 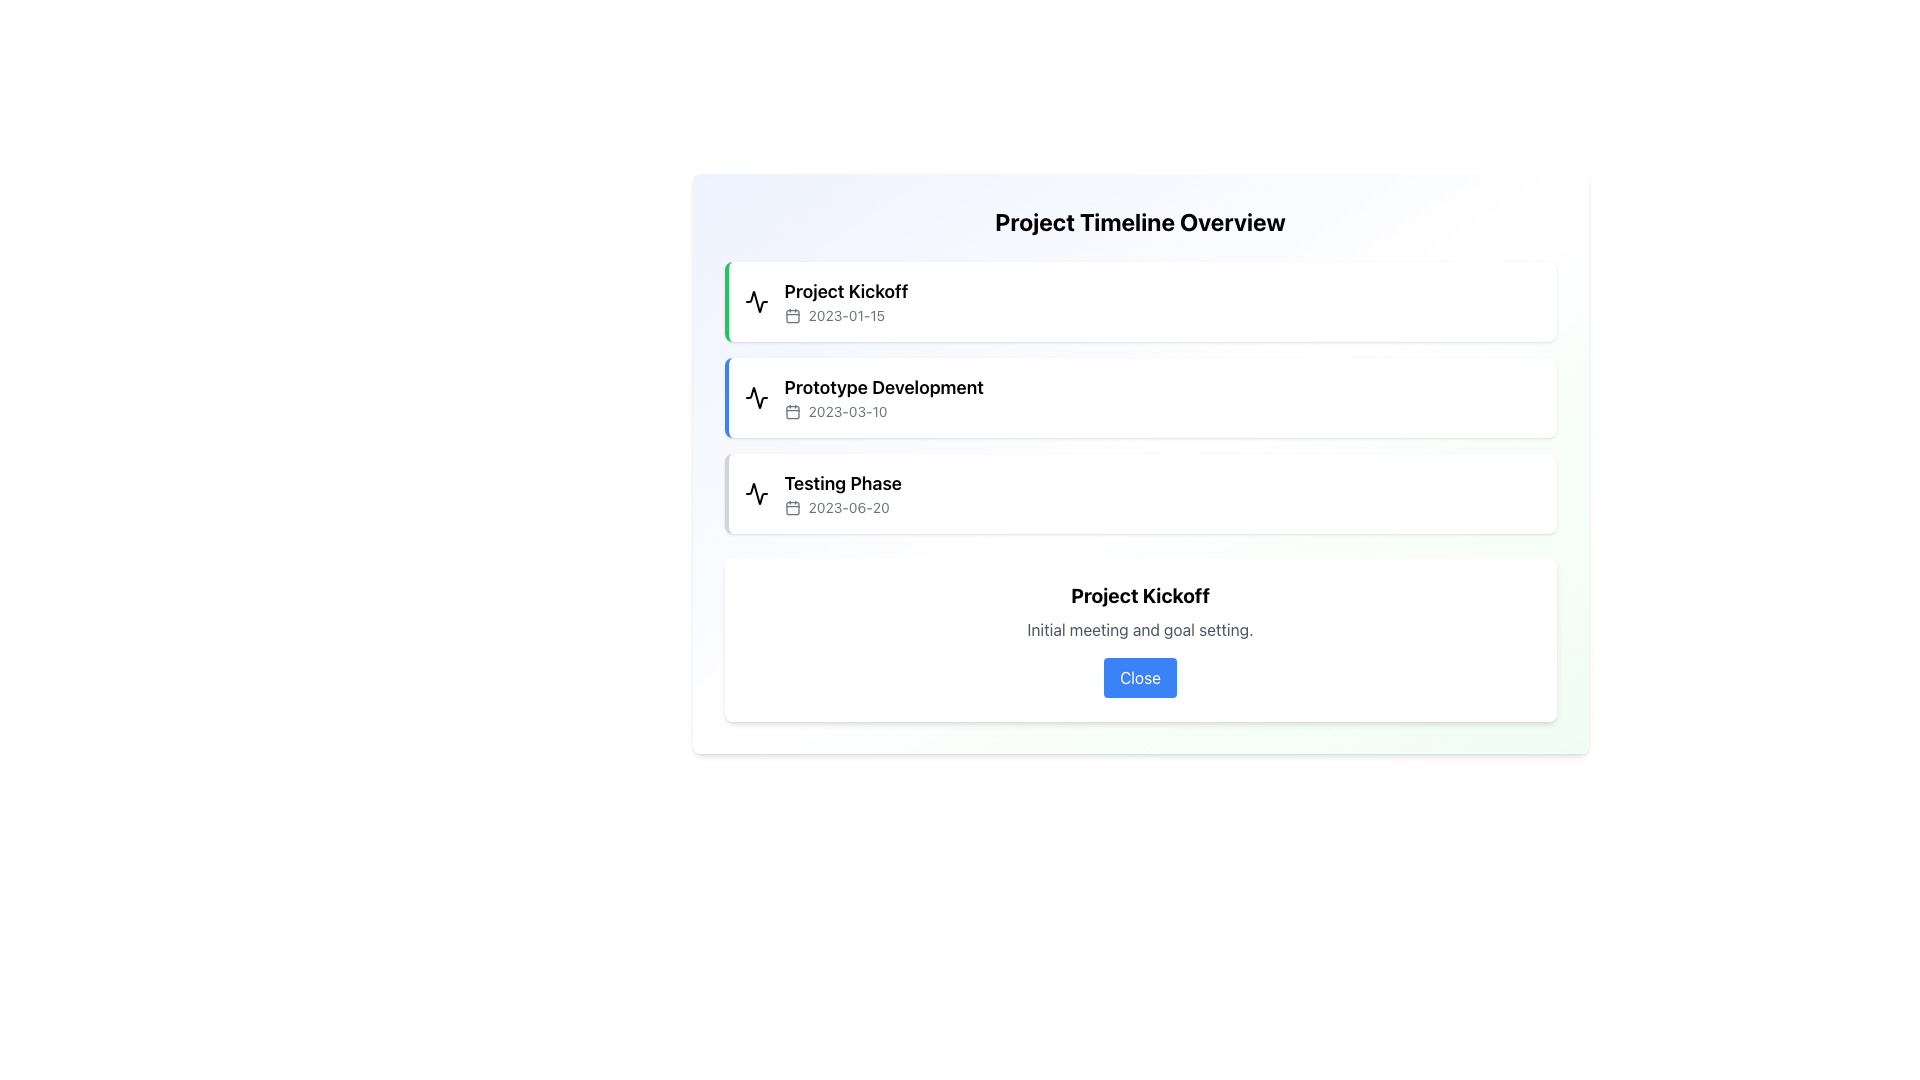 What do you see at coordinates (883, 397) in the screenshot?
I see `the 'Prototype Development' text label with icon in the project timeline list to initiate related actions` at bounding box center [883, 397].